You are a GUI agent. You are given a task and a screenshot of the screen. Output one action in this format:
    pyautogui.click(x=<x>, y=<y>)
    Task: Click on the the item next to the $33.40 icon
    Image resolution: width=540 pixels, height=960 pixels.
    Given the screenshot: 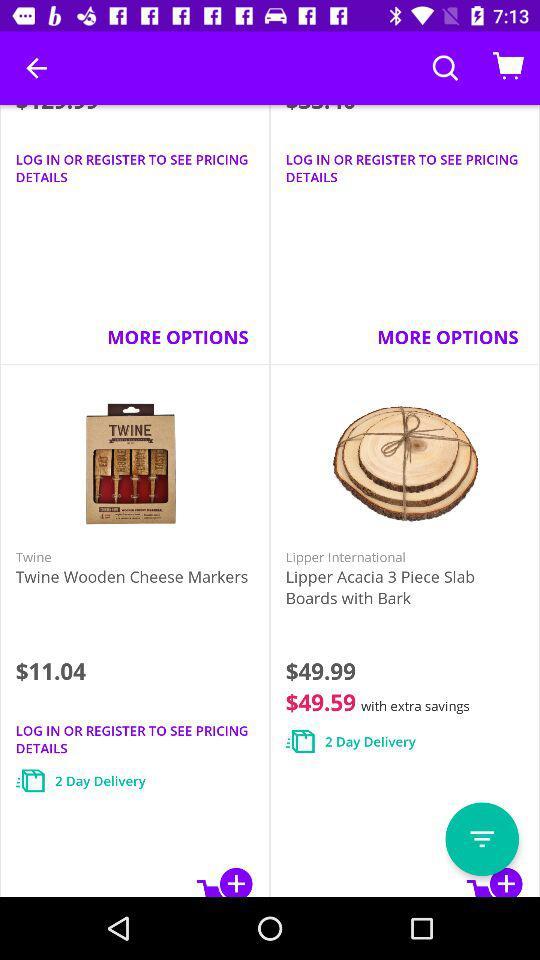 What is the action you would take?
    pyautogui.click(x=36, y=68)
    